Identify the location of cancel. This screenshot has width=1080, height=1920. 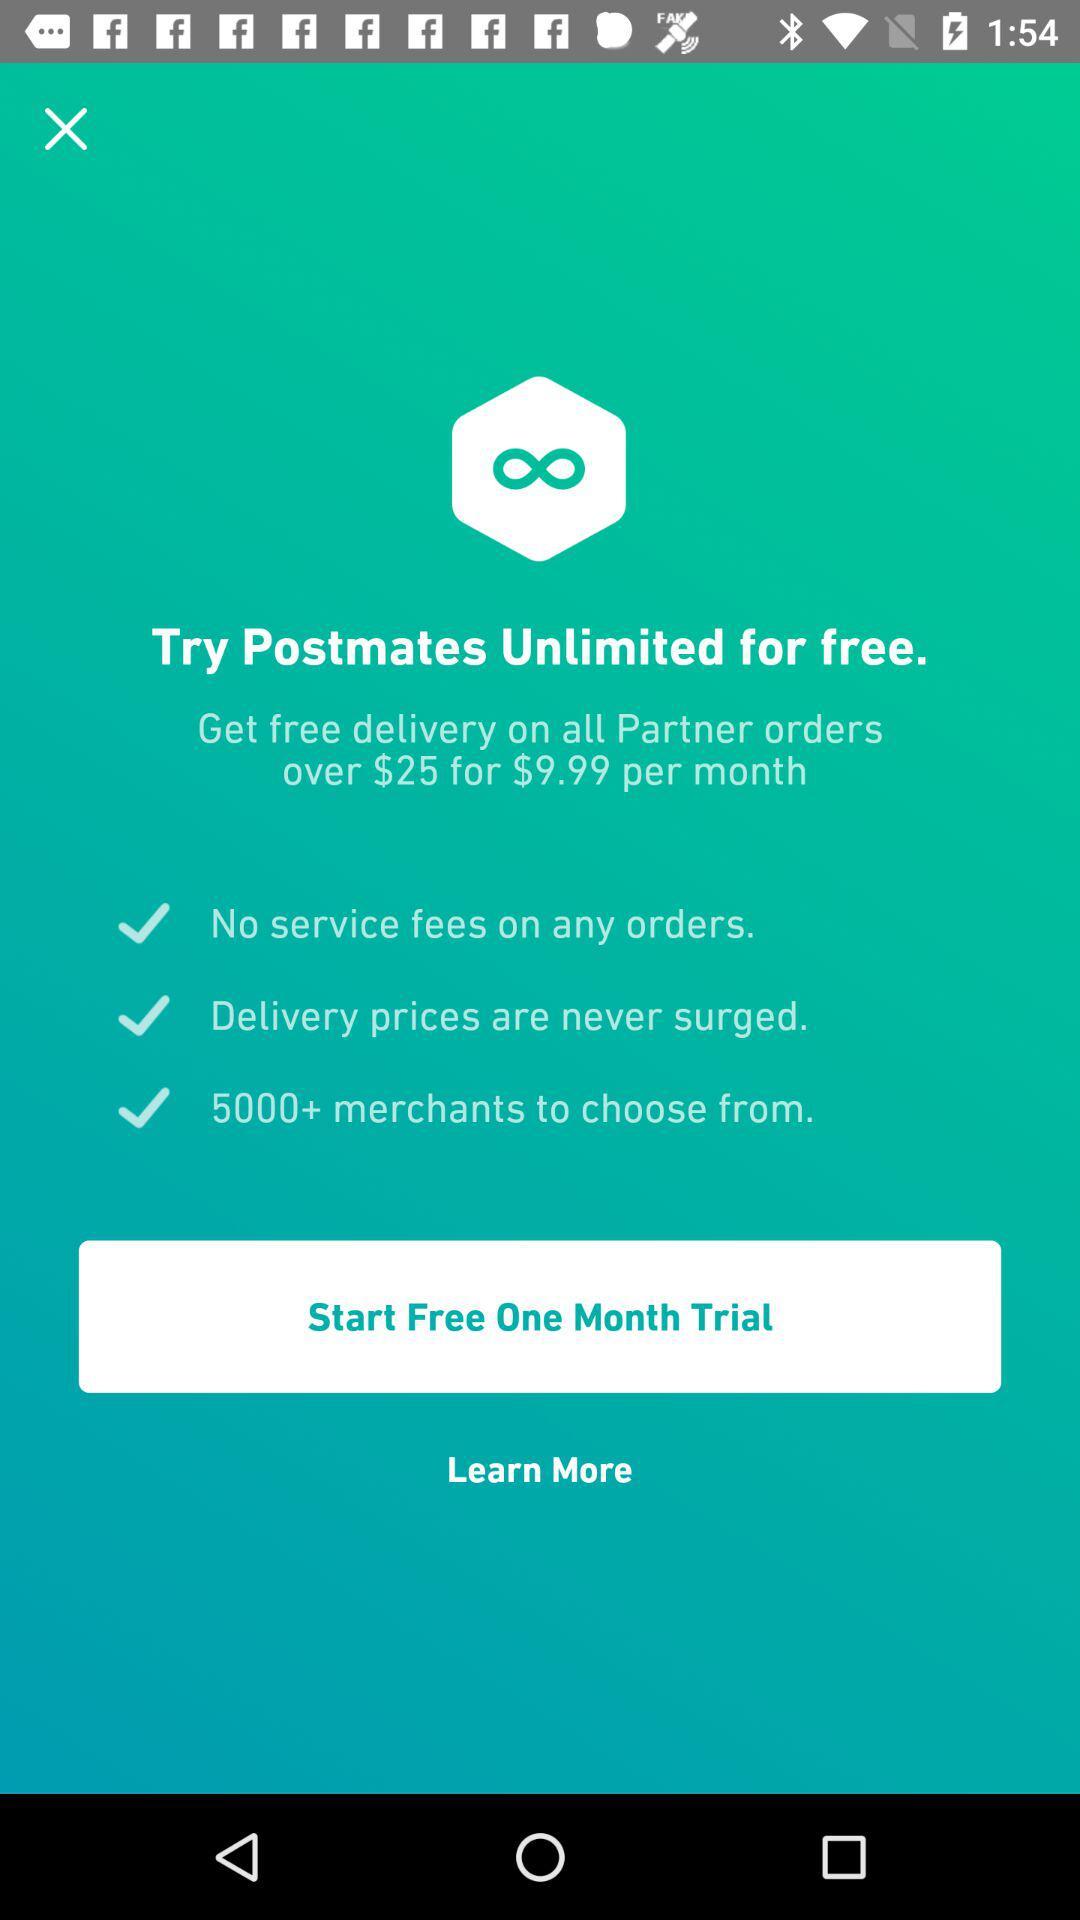
(64, 127).